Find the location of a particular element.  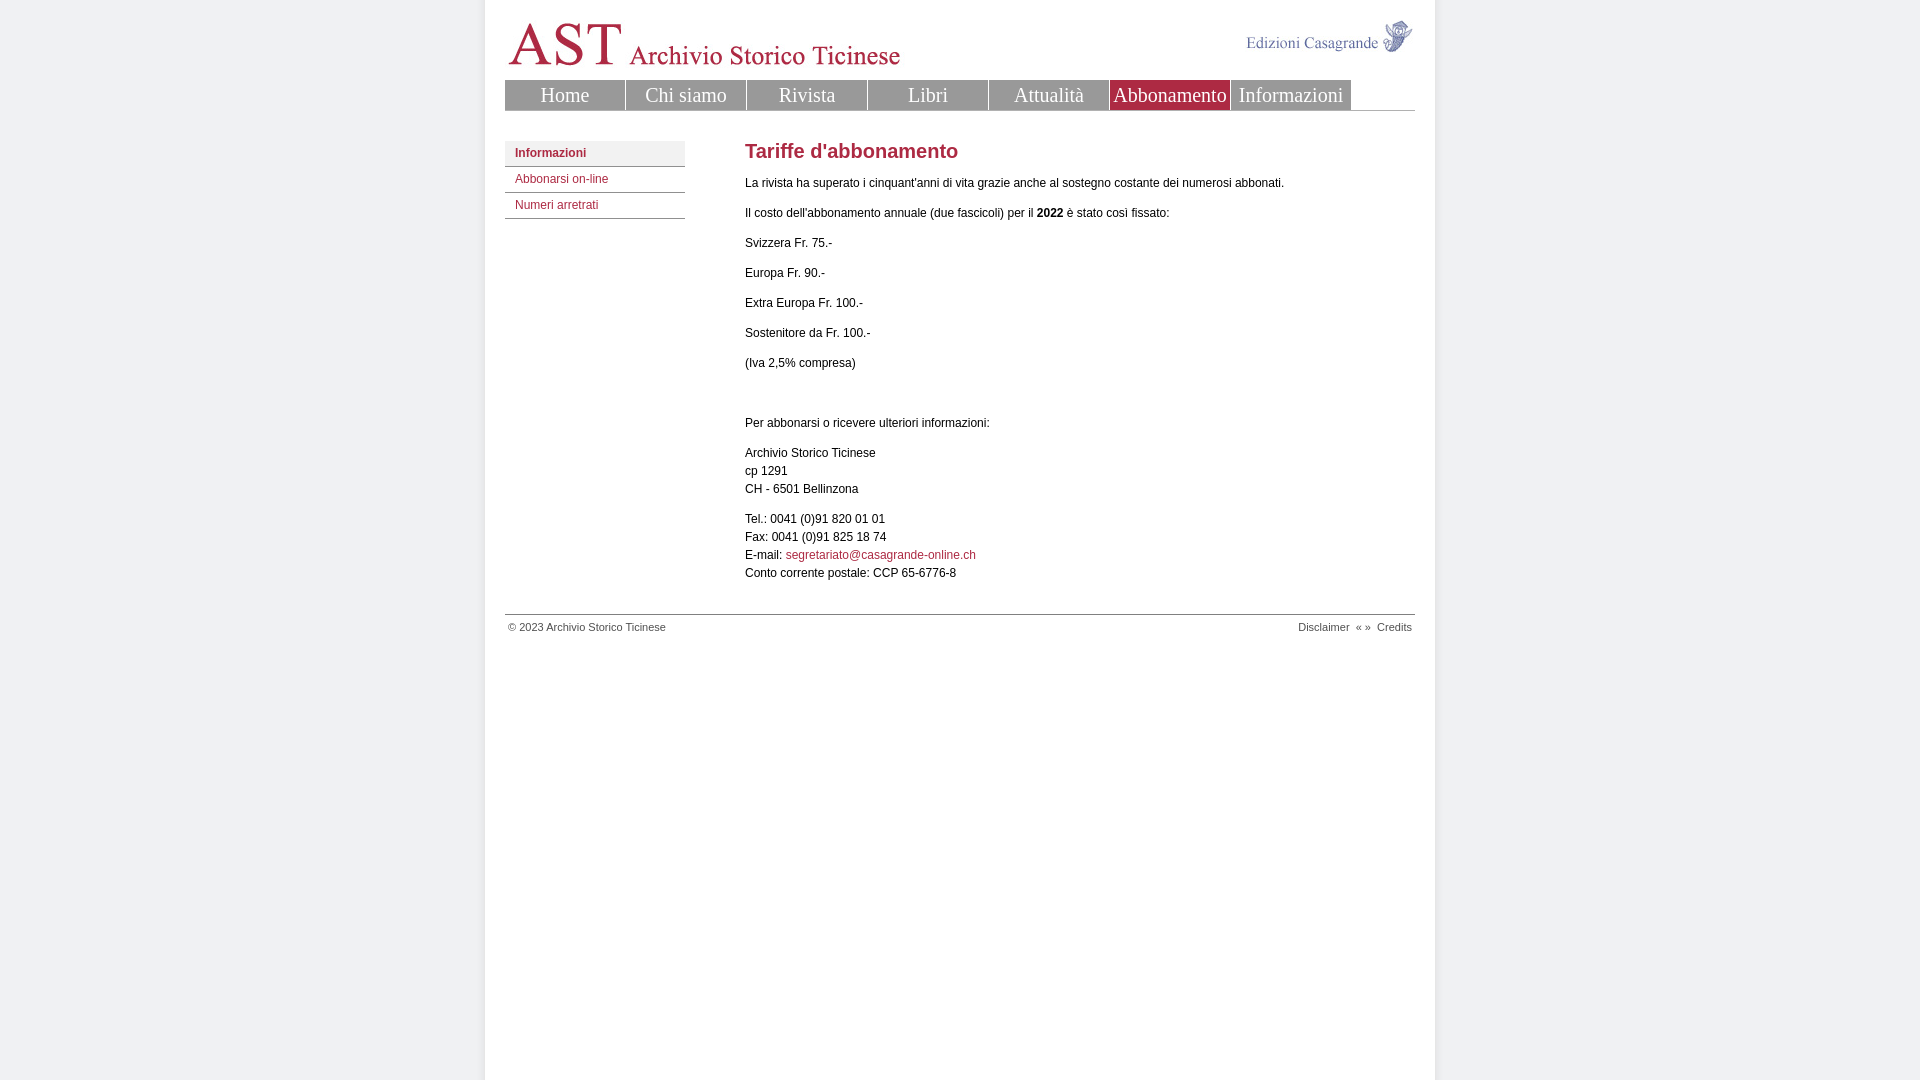

'Numeri arretrati' is located at coordinates (594, 205).